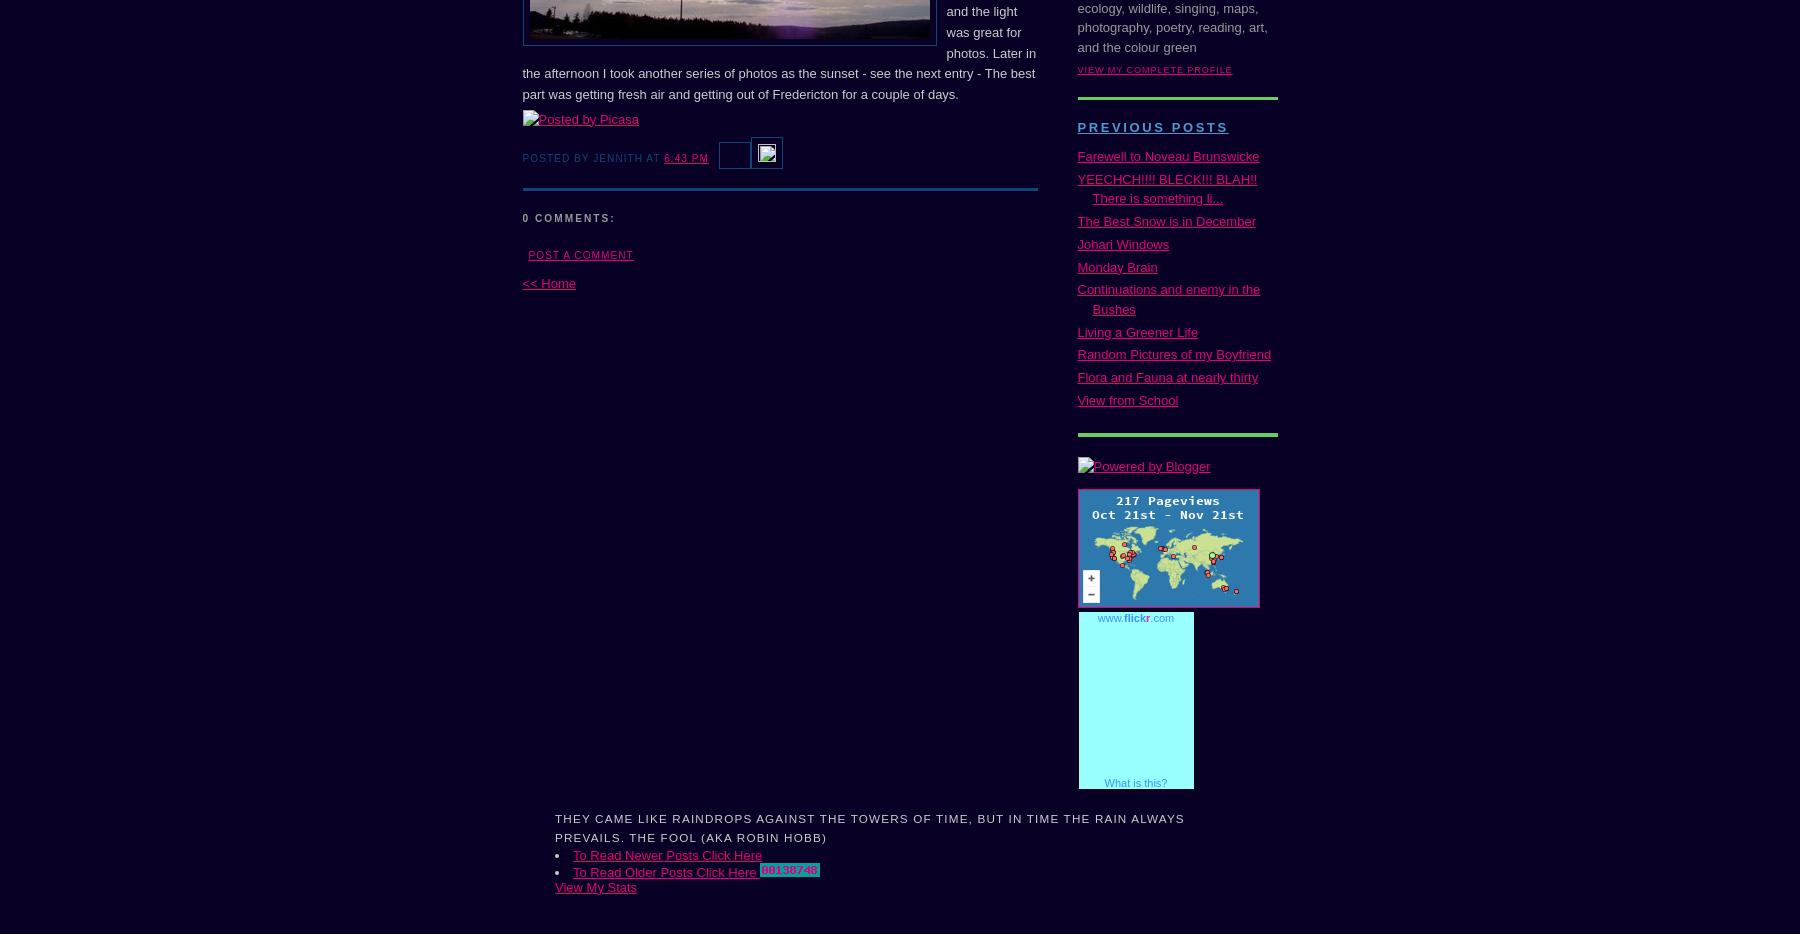 Image resolution: width=1800 pixels, height=934 pixels. Describe the element at coordinates (869, 827) in the screenshot. I see `'They came like raindrops against the towers of time, but in time the rain always prevails.  The Fool (aka Robin Hobb)'` at that location.